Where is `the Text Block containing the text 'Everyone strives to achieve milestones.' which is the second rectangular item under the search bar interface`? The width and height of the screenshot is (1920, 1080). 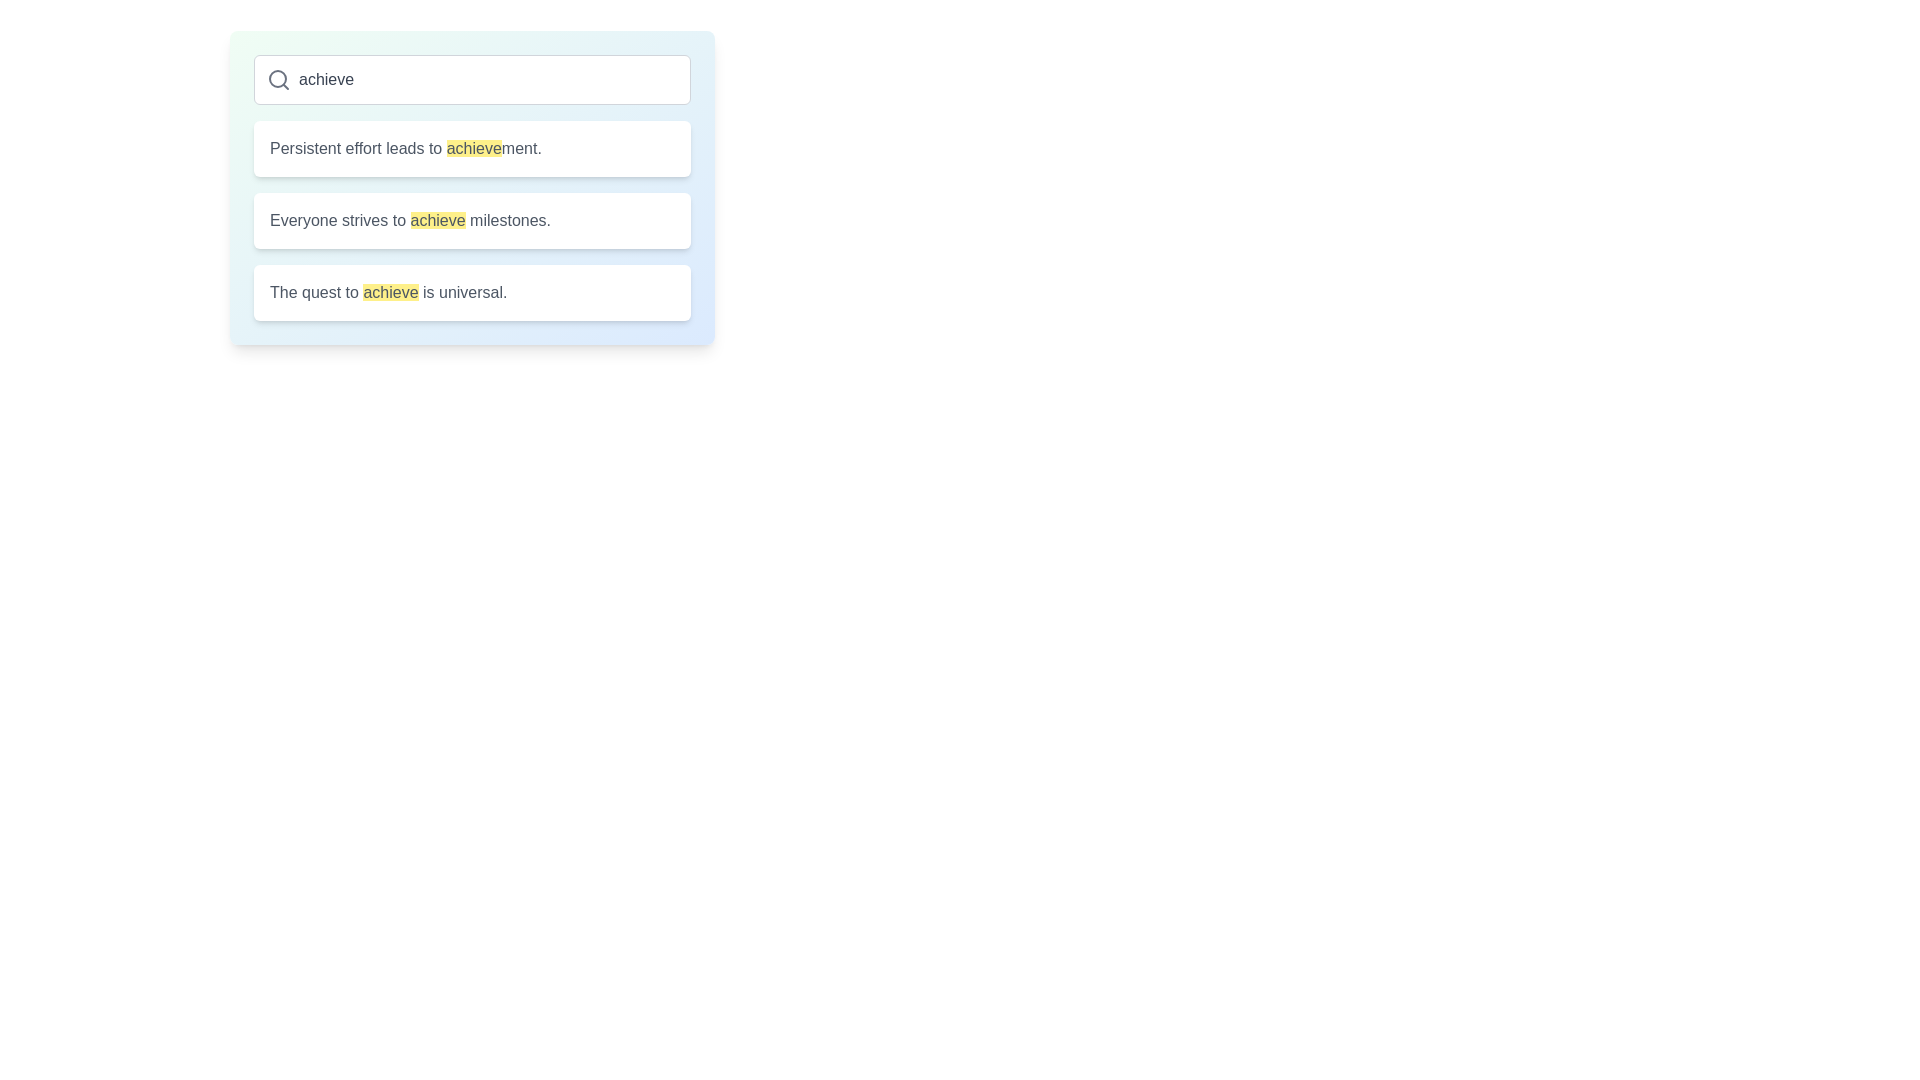
the Text Block containing the text 'Everyone strives to achieve milestones.' which is the second rectangular item under the search bar interface is located at coordinates (471, 220).